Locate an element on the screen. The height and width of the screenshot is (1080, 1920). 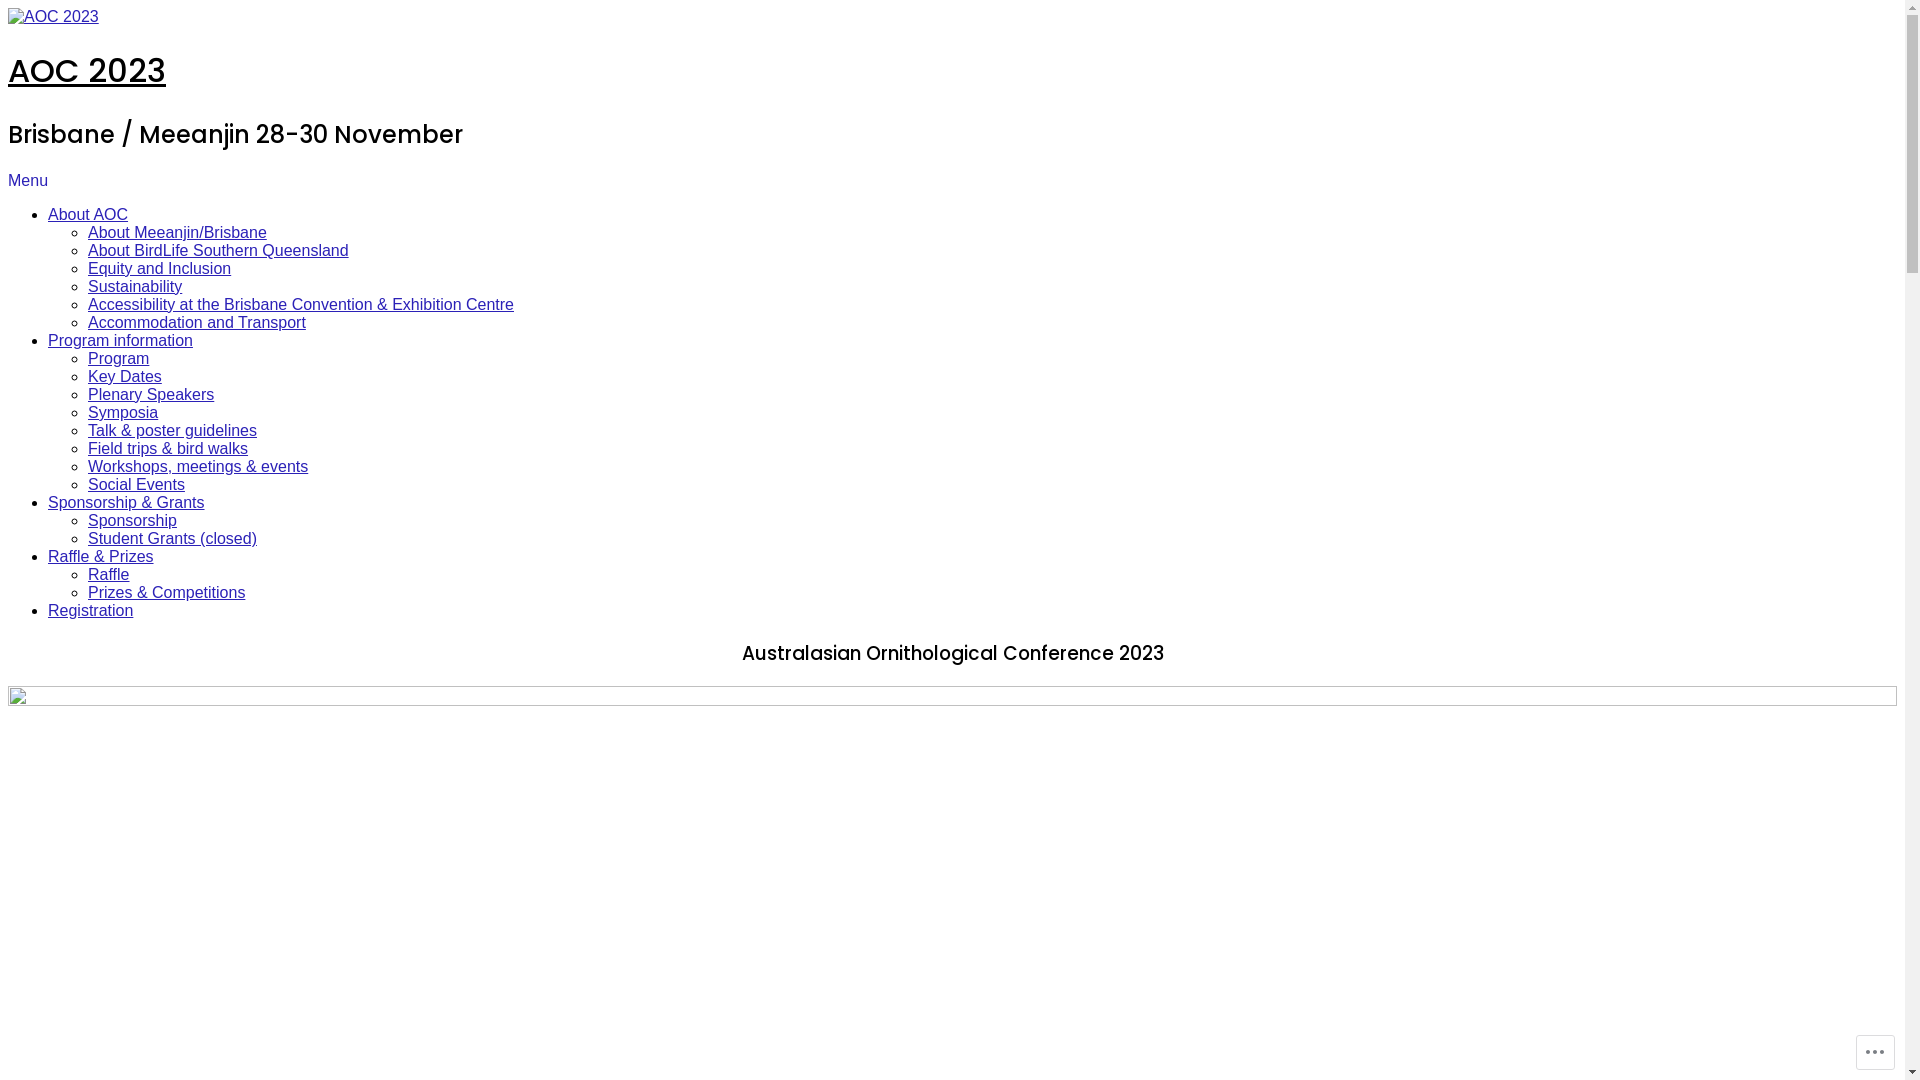
'Symposia' is located at coordinates (86, 411).